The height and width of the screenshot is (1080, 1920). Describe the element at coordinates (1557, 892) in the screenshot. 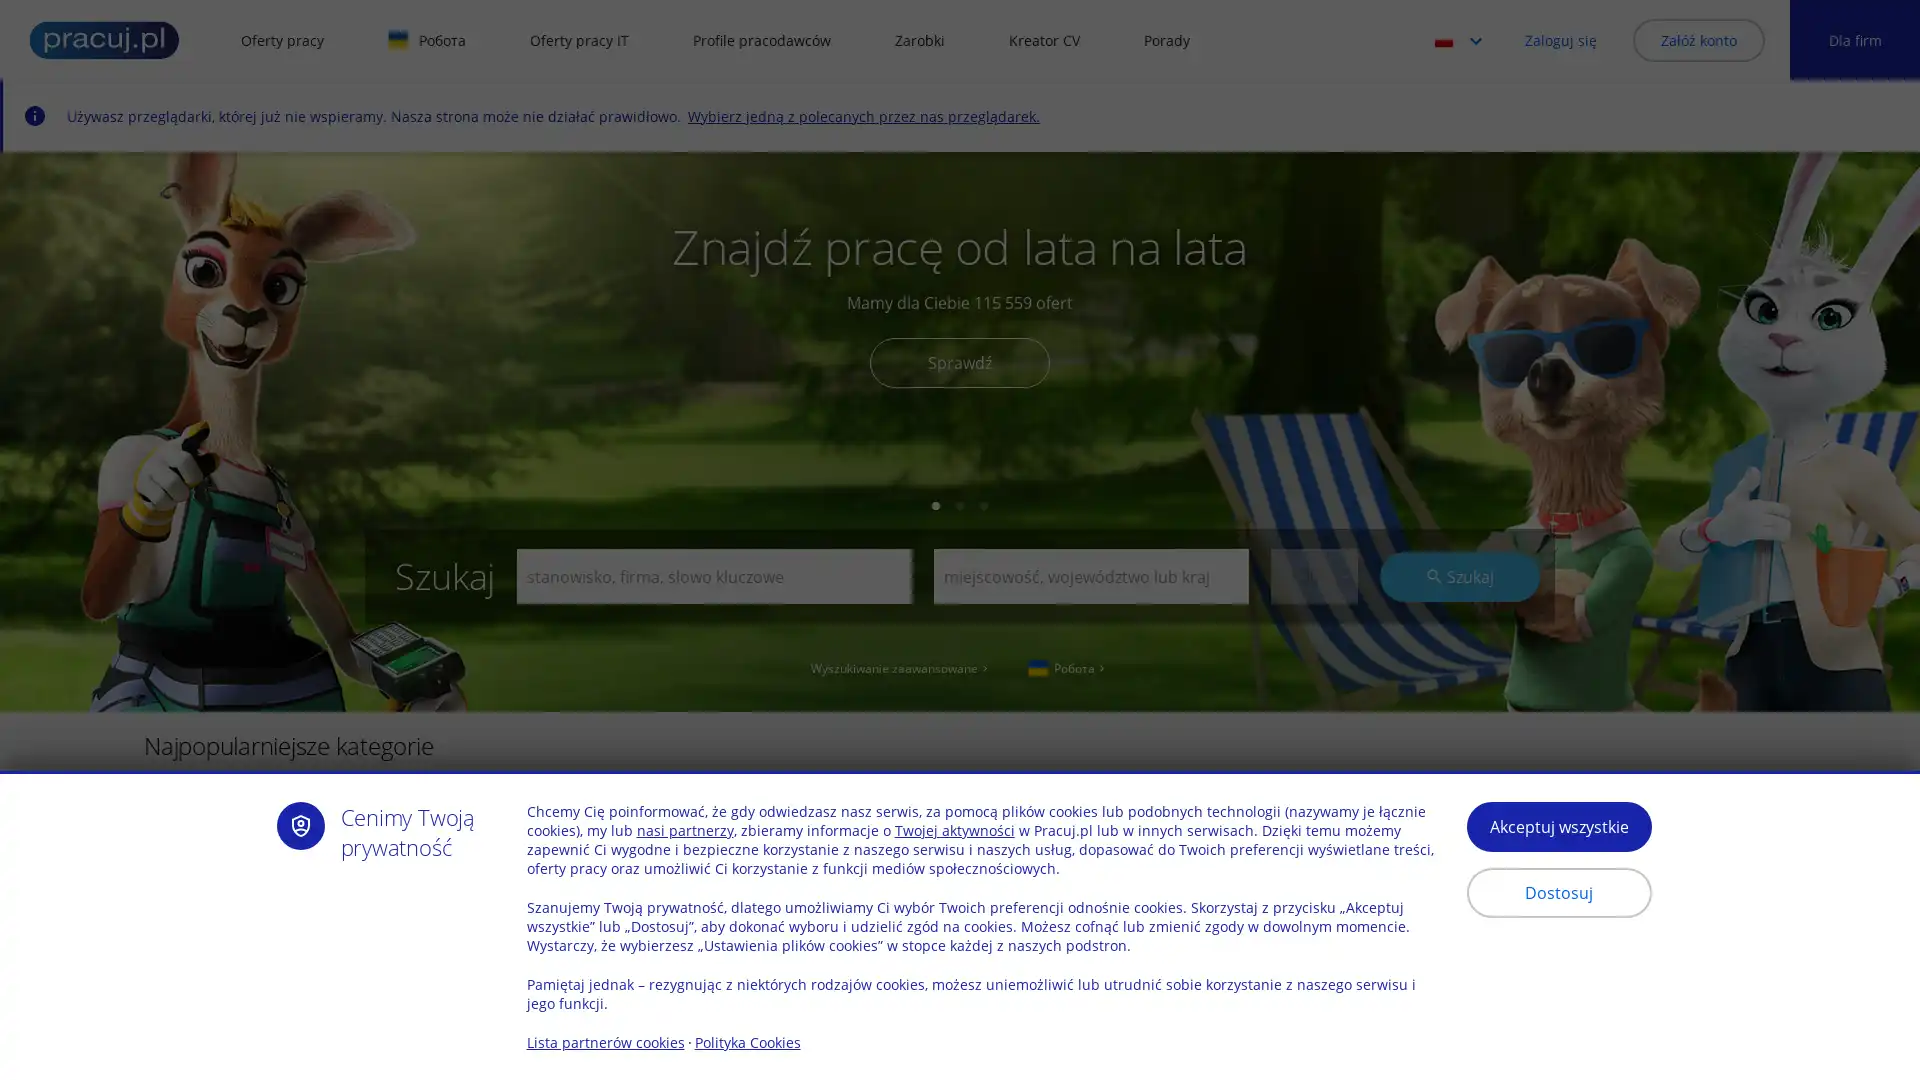

I see `Dostosuj` at that location.